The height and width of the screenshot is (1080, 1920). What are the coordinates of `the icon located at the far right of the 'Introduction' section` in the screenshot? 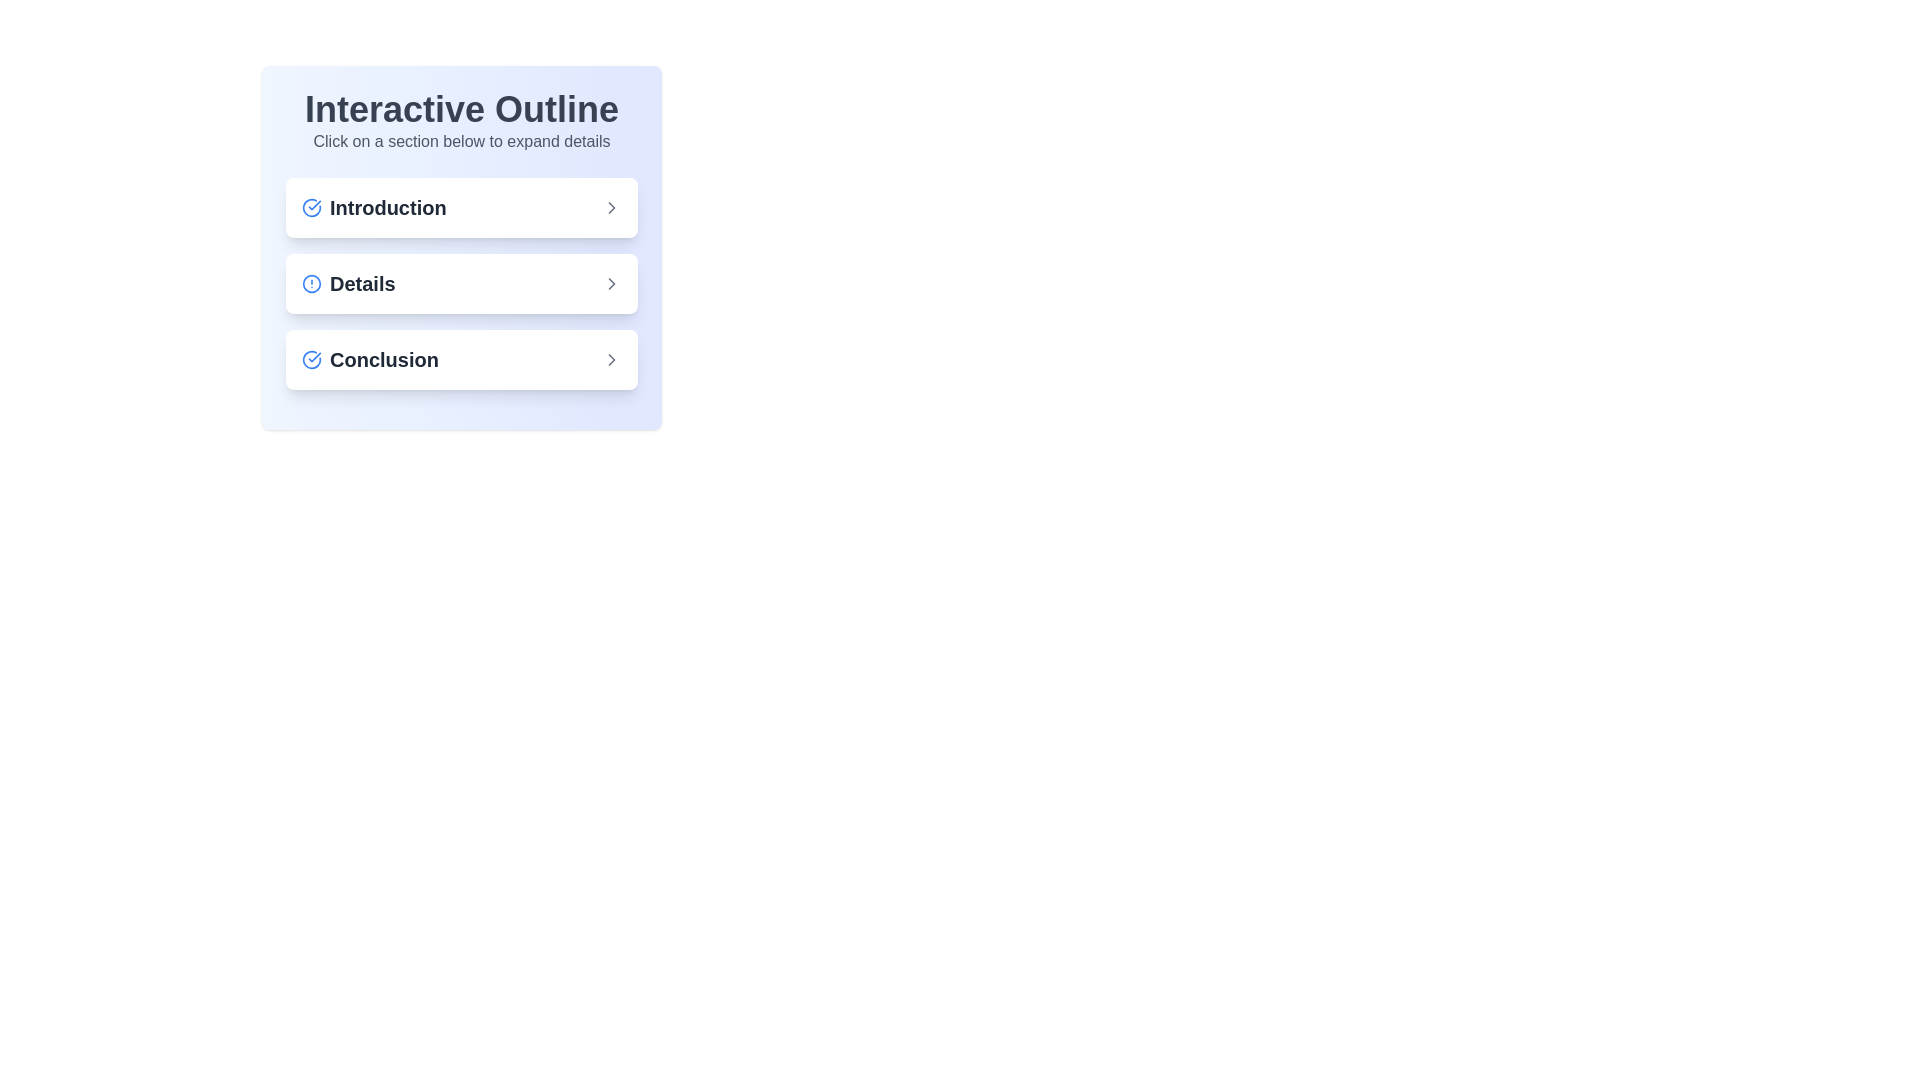 It's located at (610, 208).